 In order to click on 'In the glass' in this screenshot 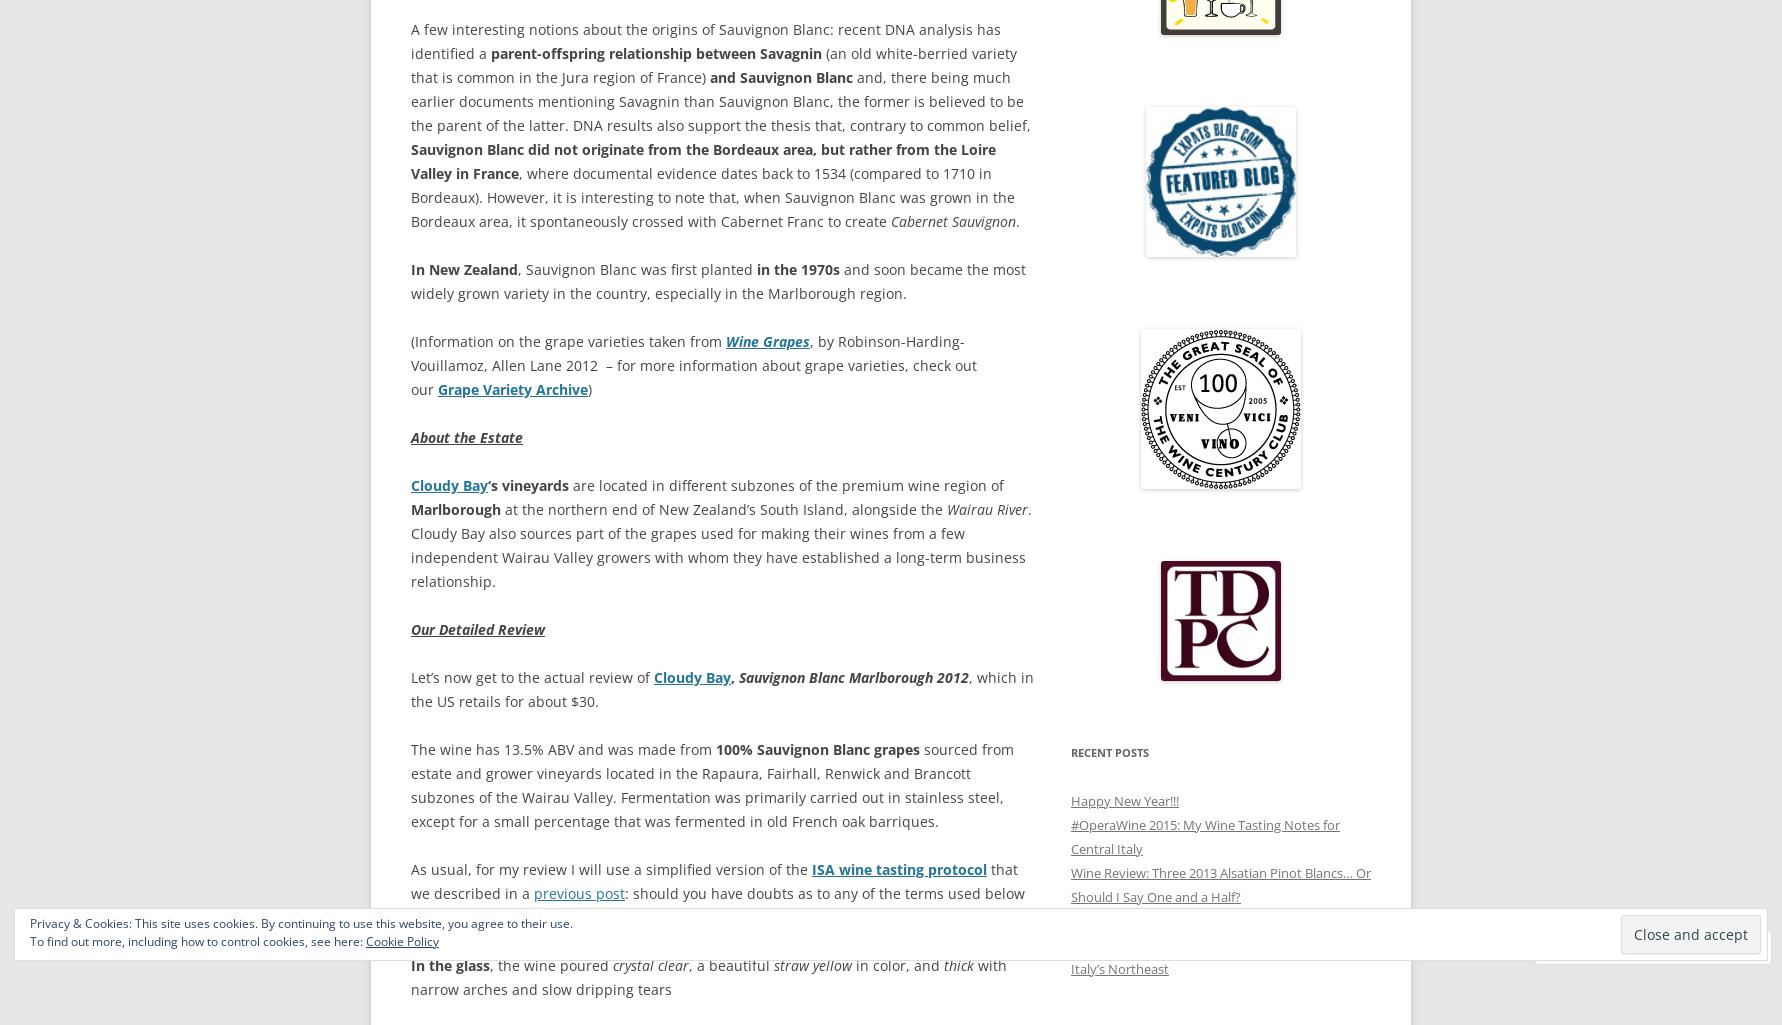, I will do `click(449, 965)`.